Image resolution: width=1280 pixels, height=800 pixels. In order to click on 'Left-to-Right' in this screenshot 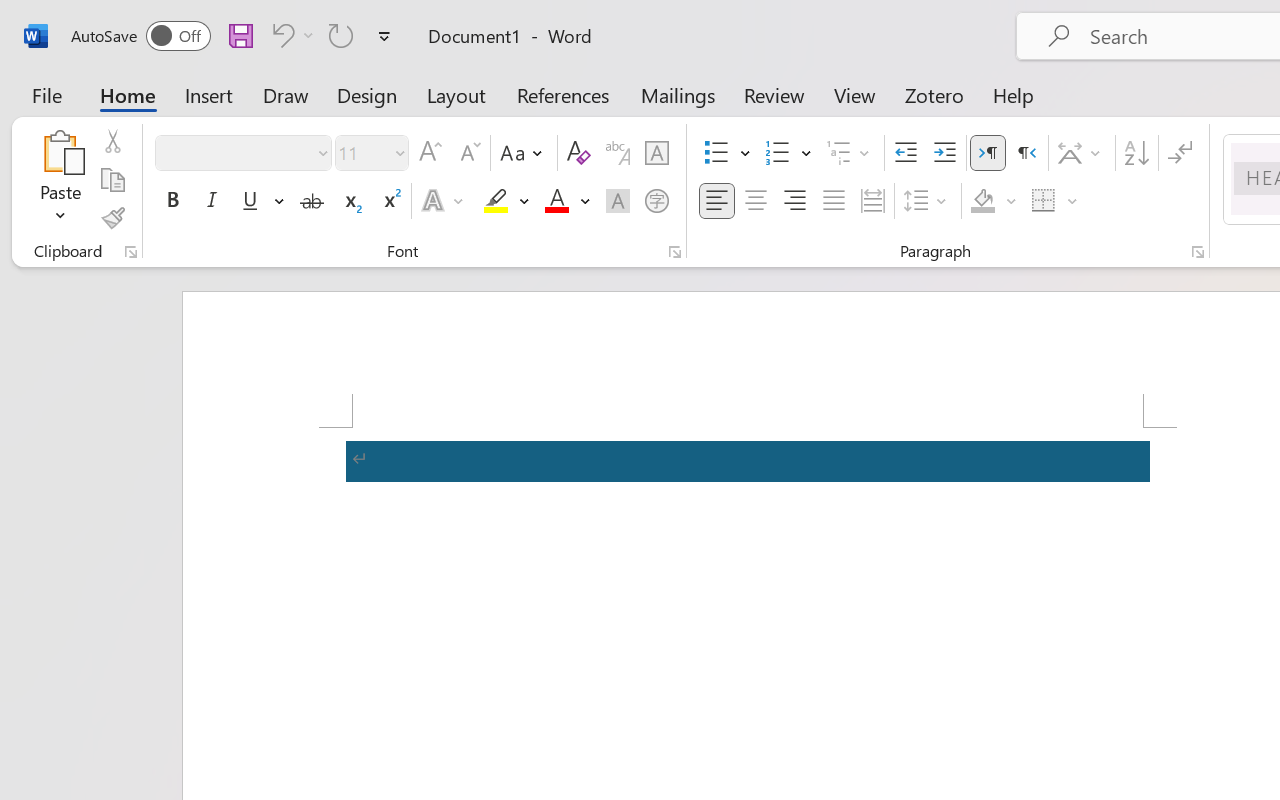, I will do `click(988, 153)`.